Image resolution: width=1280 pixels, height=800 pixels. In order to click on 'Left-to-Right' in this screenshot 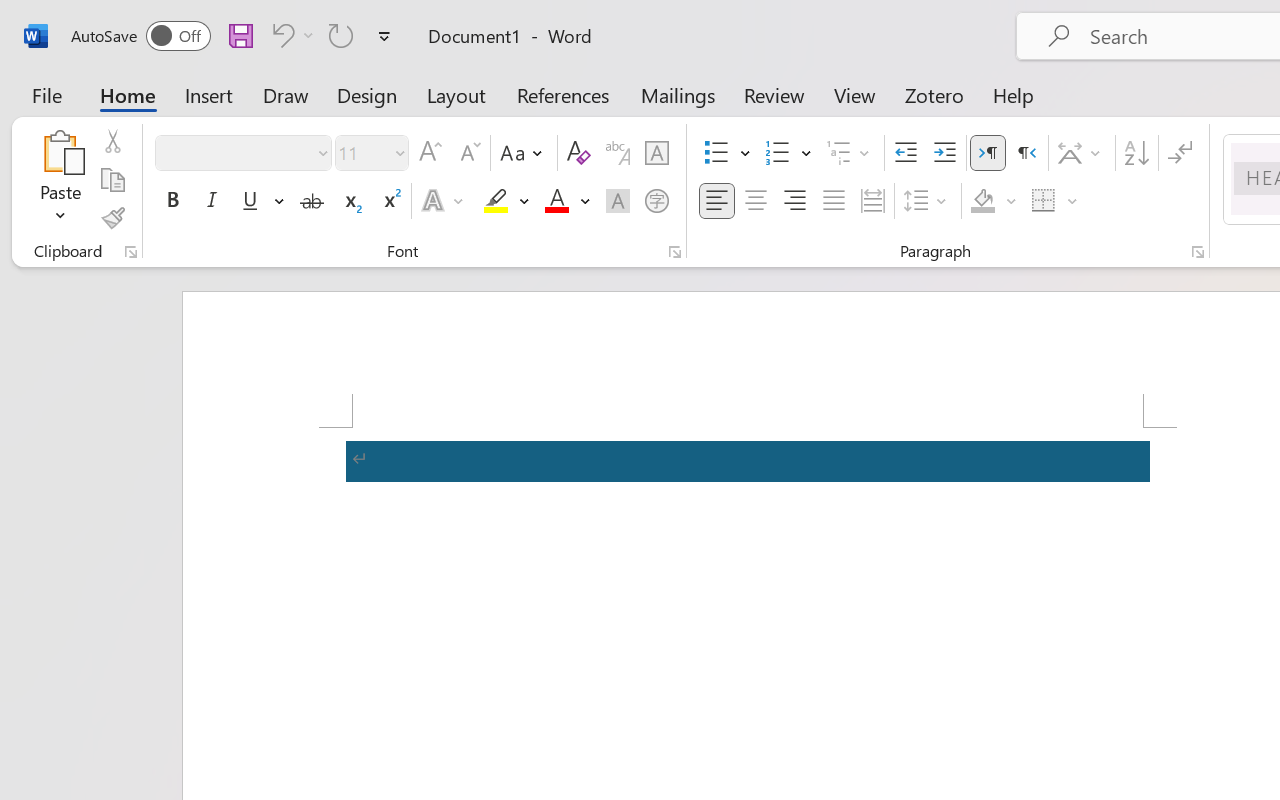, I will do `click(988, 153)`.